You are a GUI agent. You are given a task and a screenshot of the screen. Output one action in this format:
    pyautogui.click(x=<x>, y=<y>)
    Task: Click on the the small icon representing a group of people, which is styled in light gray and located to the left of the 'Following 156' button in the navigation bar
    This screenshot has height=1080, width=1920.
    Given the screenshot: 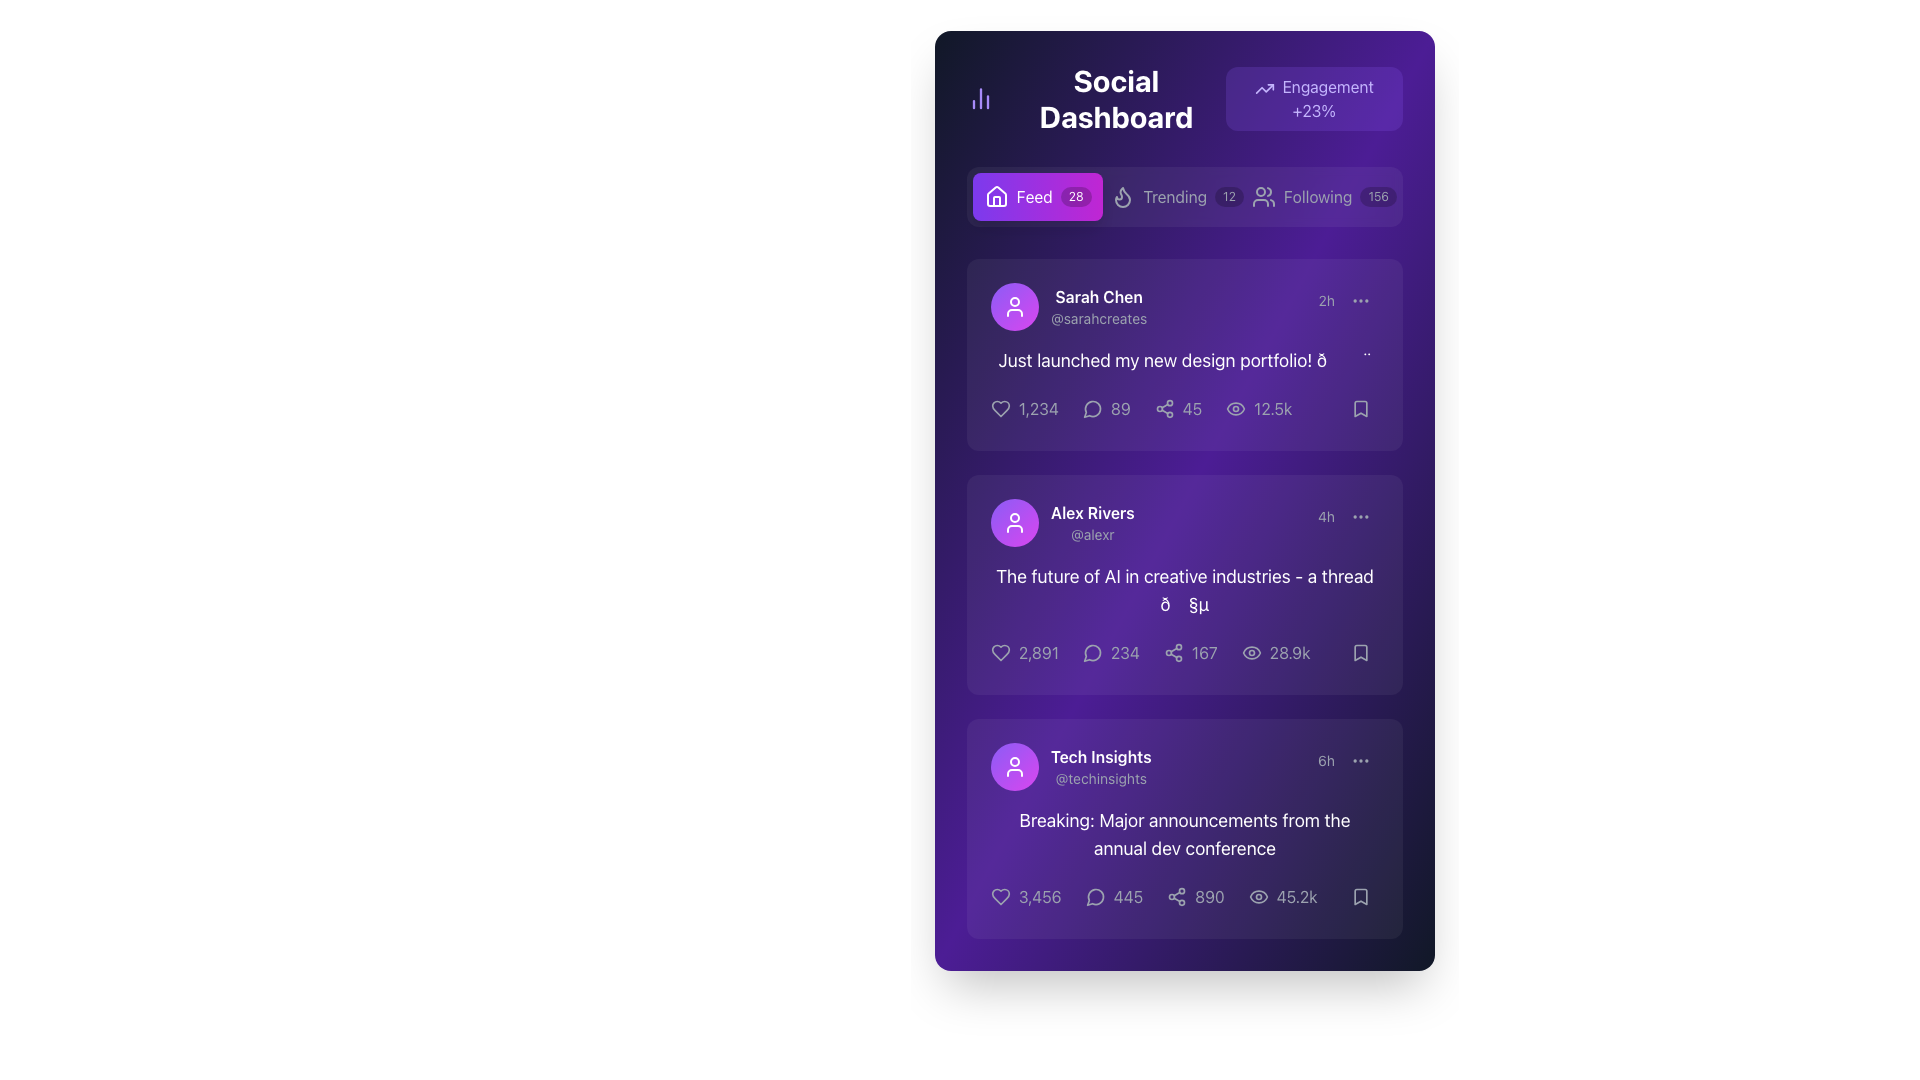 What is the action you would take?
    pyautogui.click(x=1262, y=196)
    